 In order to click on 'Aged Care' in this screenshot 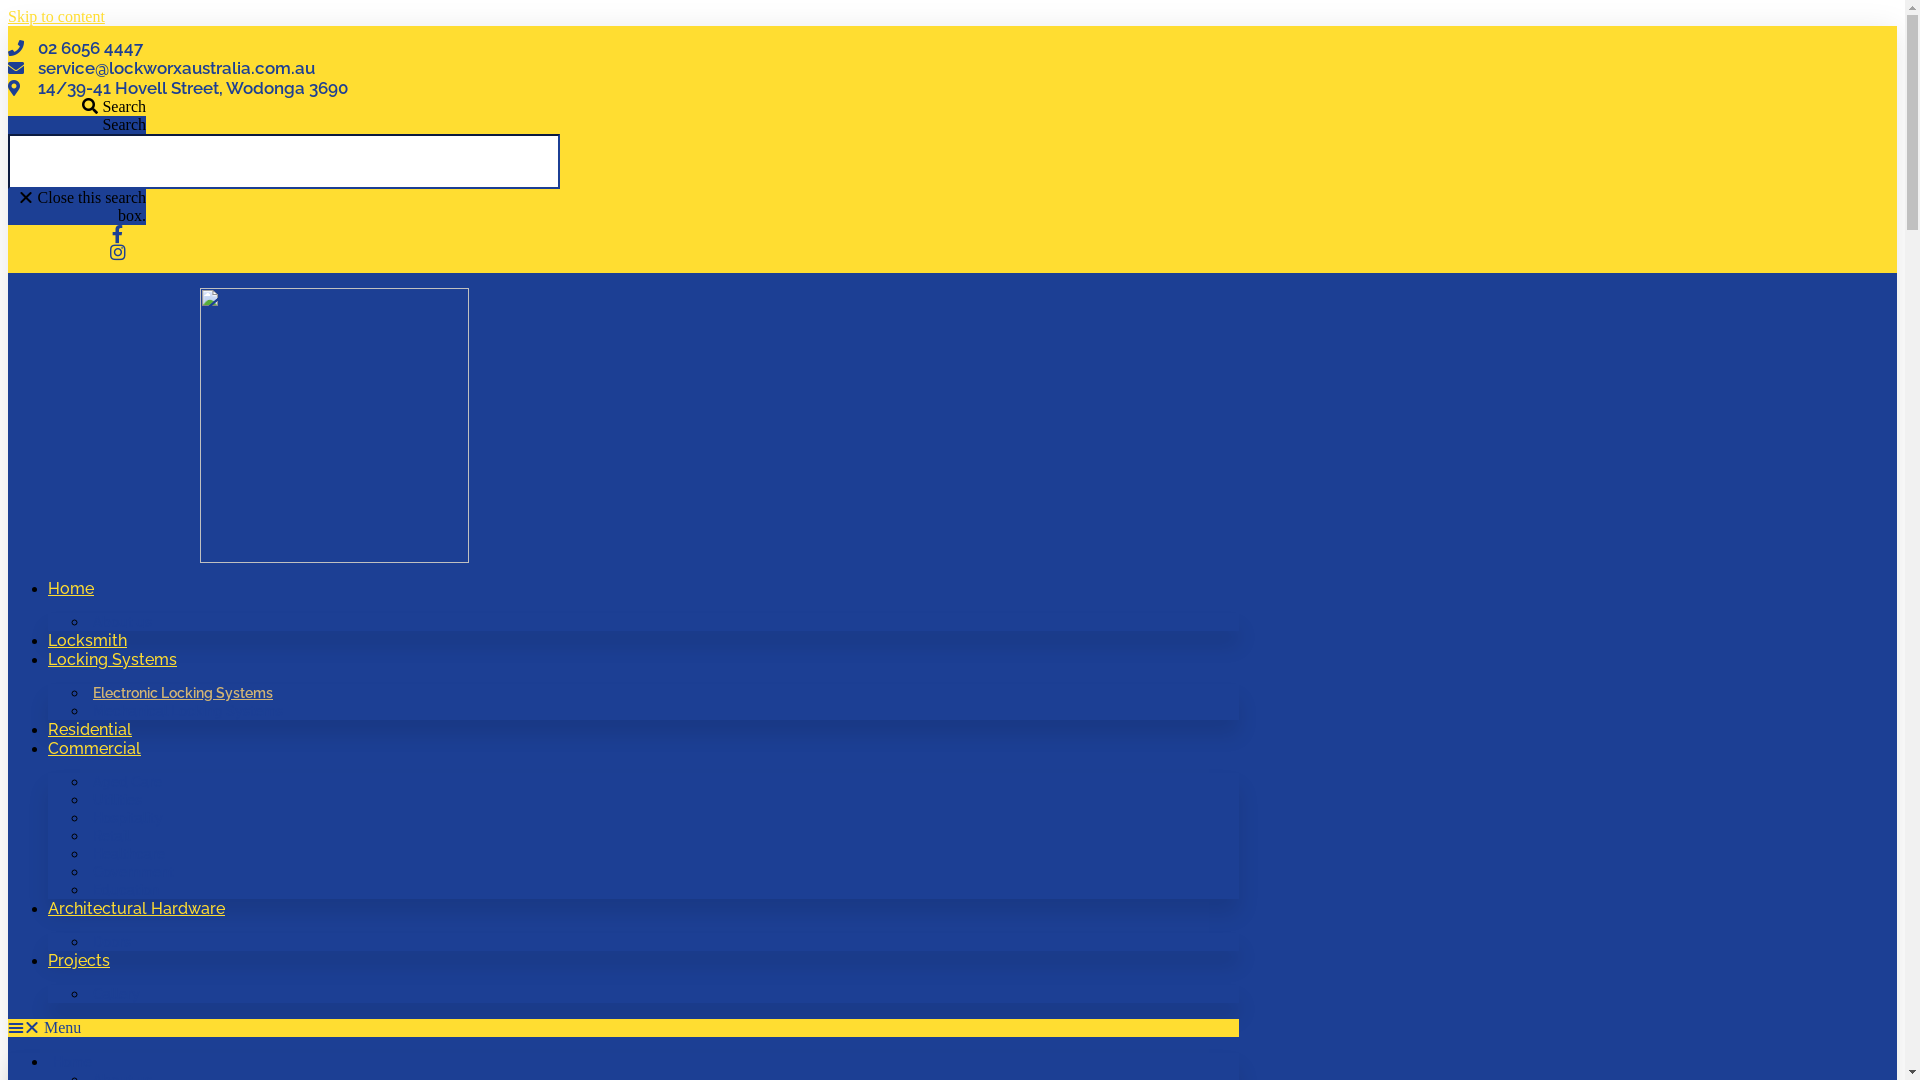, I will do `click(86, 781)`.